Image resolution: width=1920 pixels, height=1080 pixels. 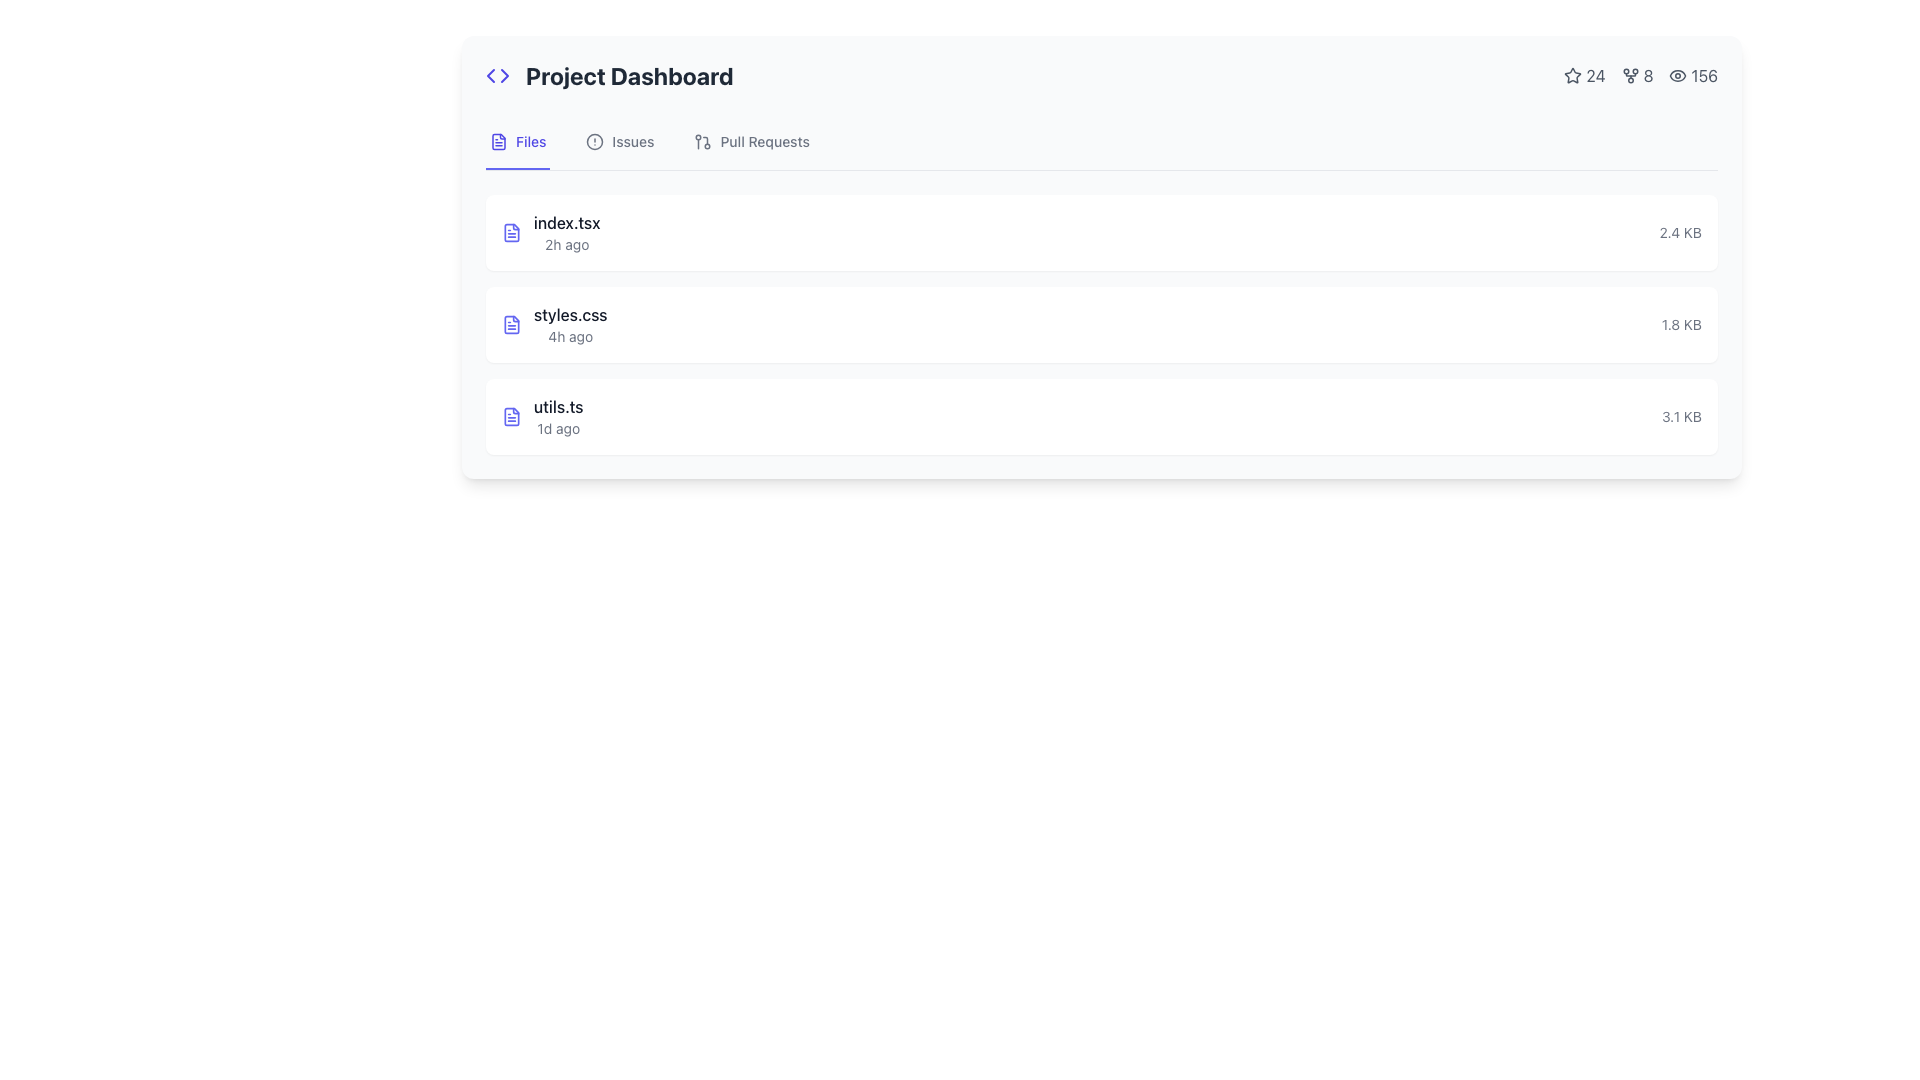 I want to click on the static text label displaying the file name 'utils.ts', which is horizontally centered and positioned at the top of the file list, above the timestamp label '1d ago', so click(x=558, y=406).